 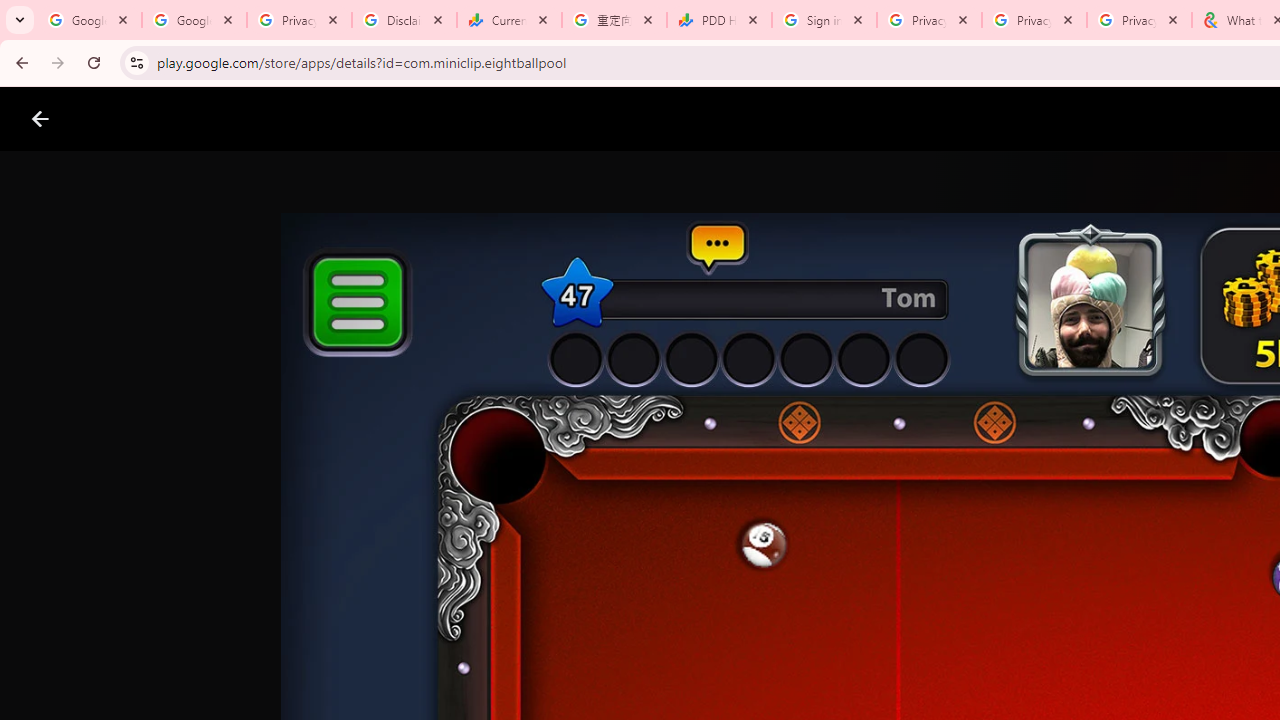 What do you see at coordinates (88, 20) in the screenshot?
I see `'Google Workspace Admin Community'` at bounding box center [88, 20].